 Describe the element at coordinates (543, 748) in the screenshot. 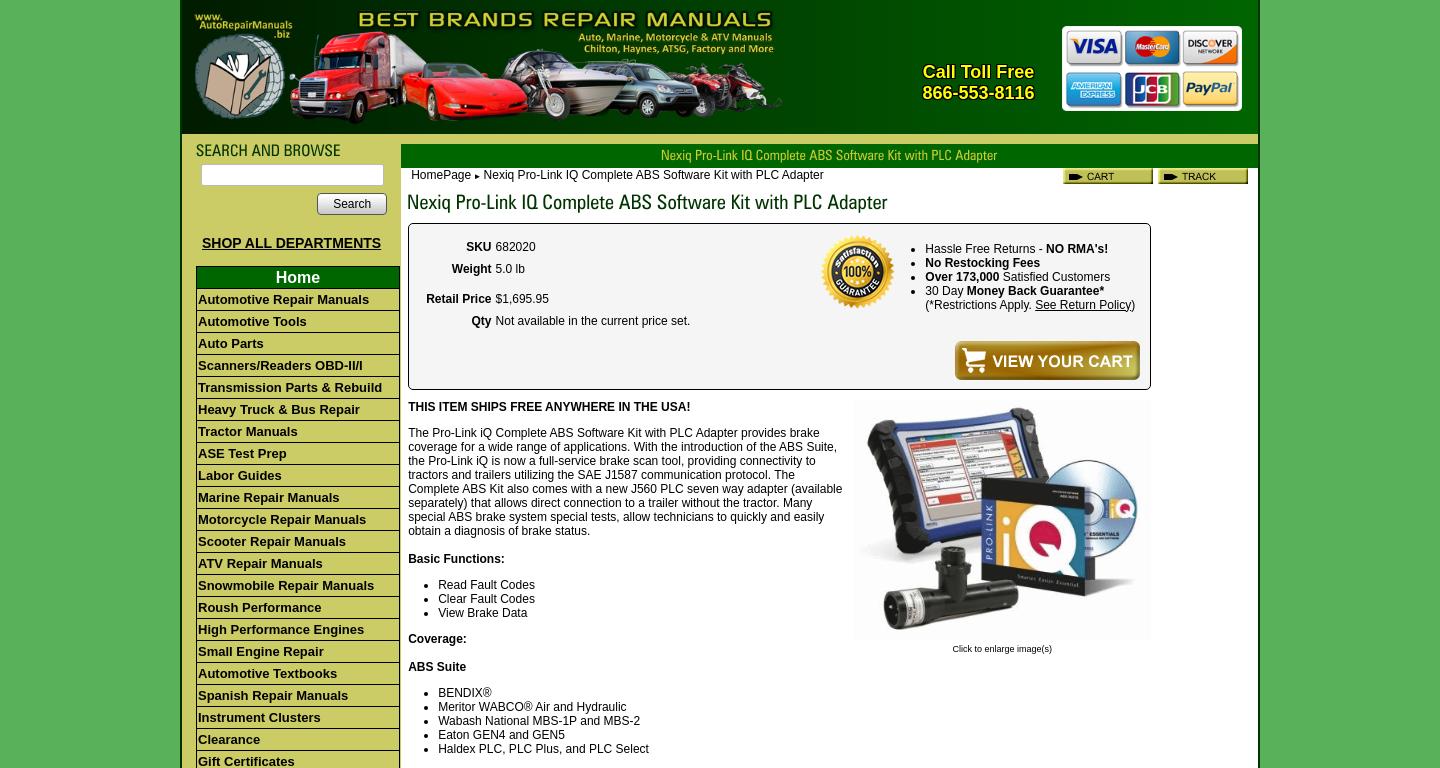

I see `'Haldex PLC, PLC Plus, and PLC Select'` at that location.